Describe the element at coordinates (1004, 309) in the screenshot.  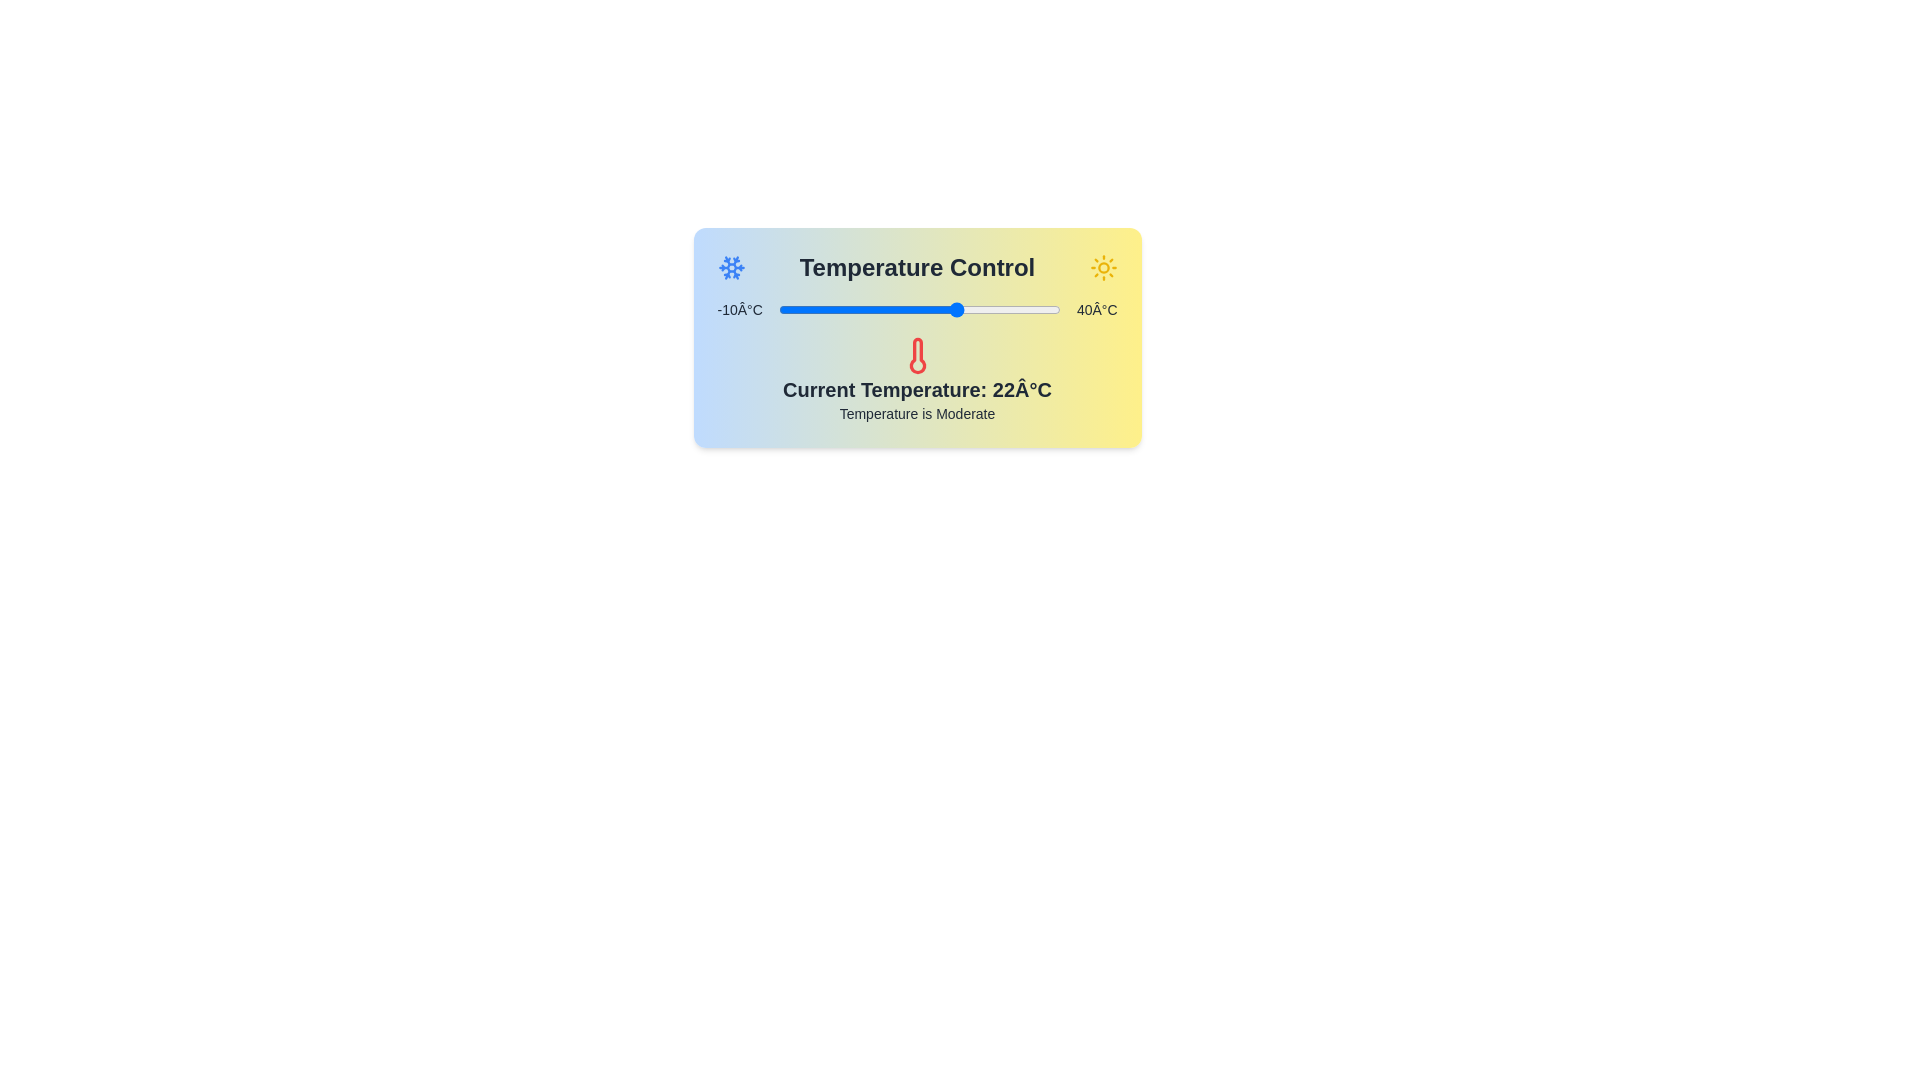
I see `the slider to set the temperature to 30°C` at that location.